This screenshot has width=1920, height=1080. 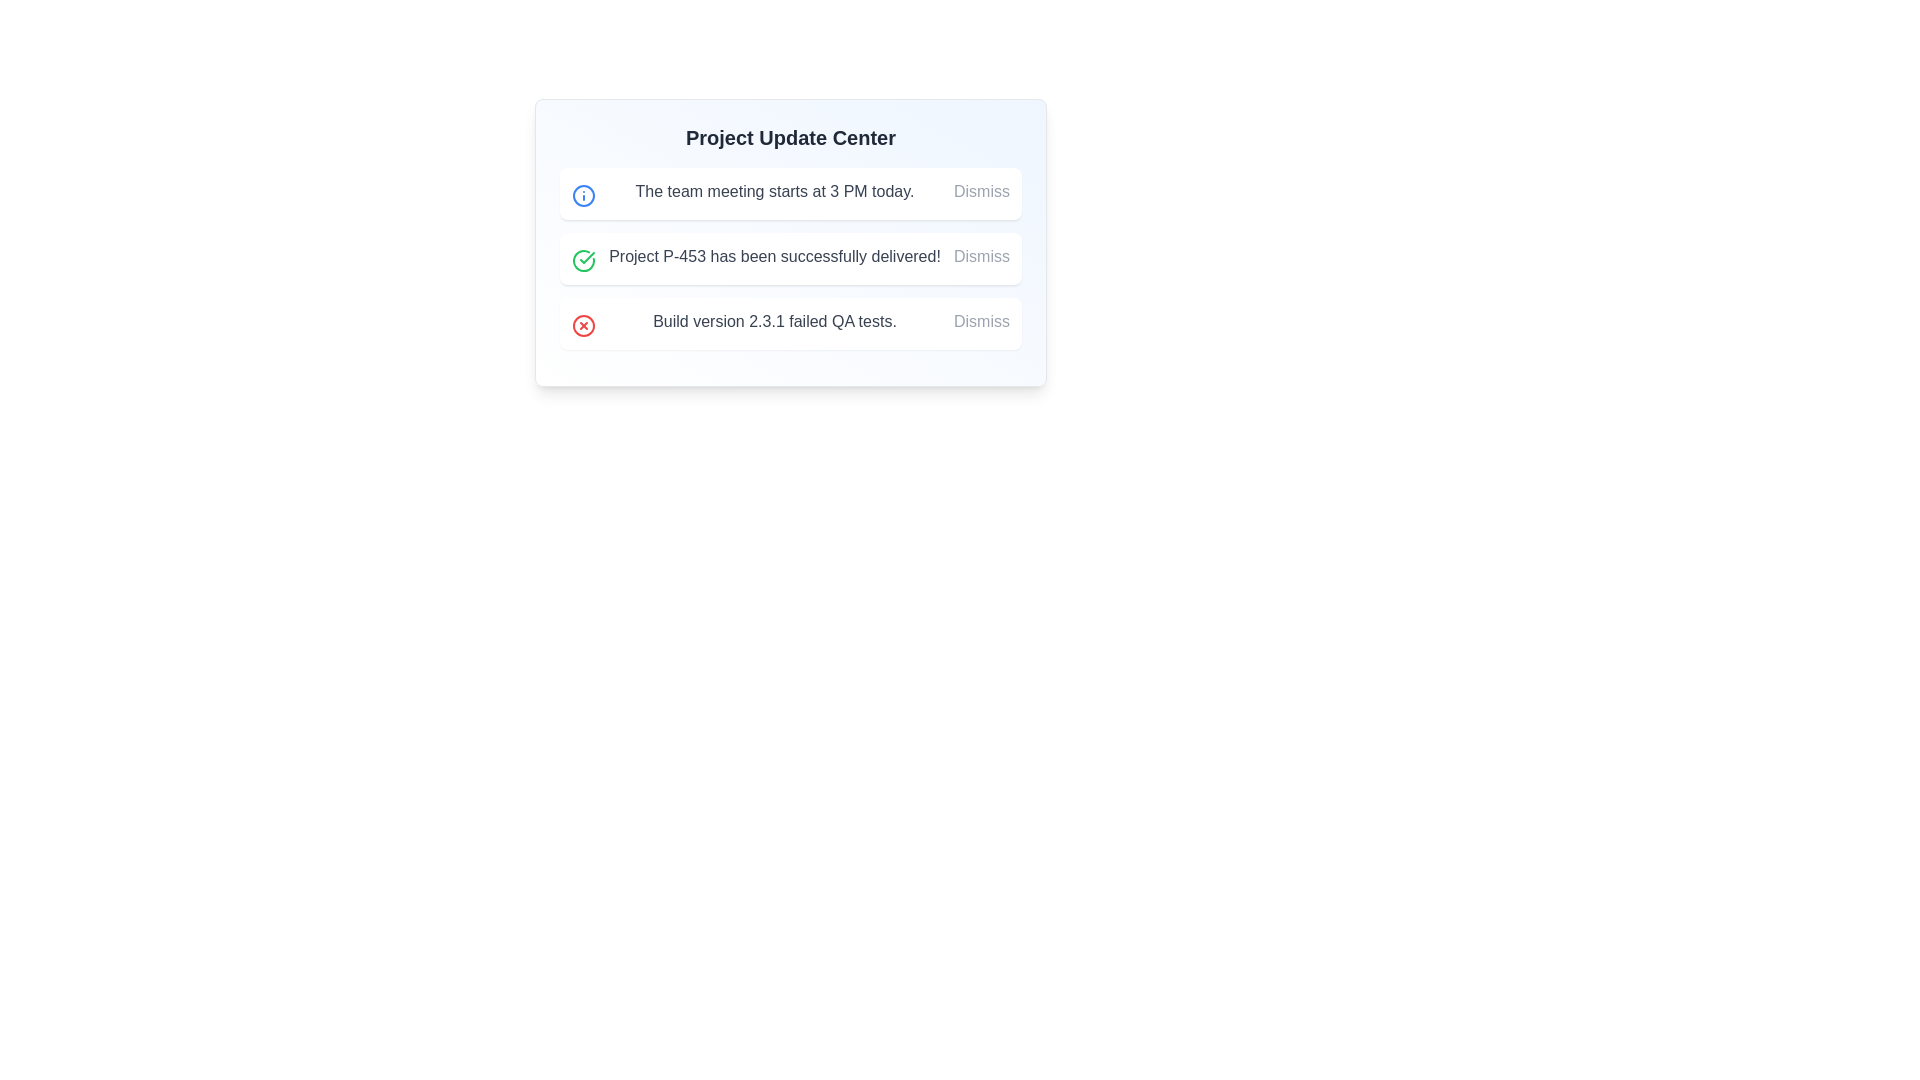 I want to click on the information icon located in the first notification box, which precedes the text 'The team meeting starts at 3 PM today.', so click(x=583, y=196).